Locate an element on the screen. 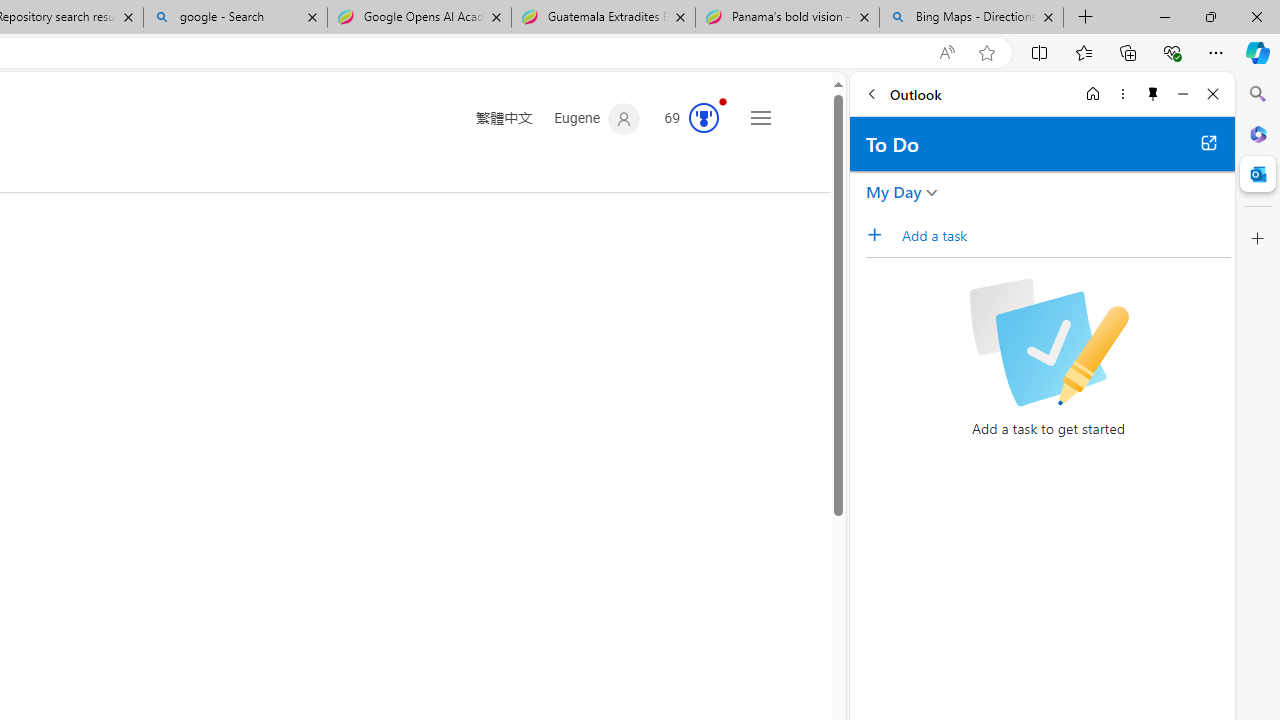 This screenshot has height=720, width=1280. 'Back' is located at coordinates (871, 93).